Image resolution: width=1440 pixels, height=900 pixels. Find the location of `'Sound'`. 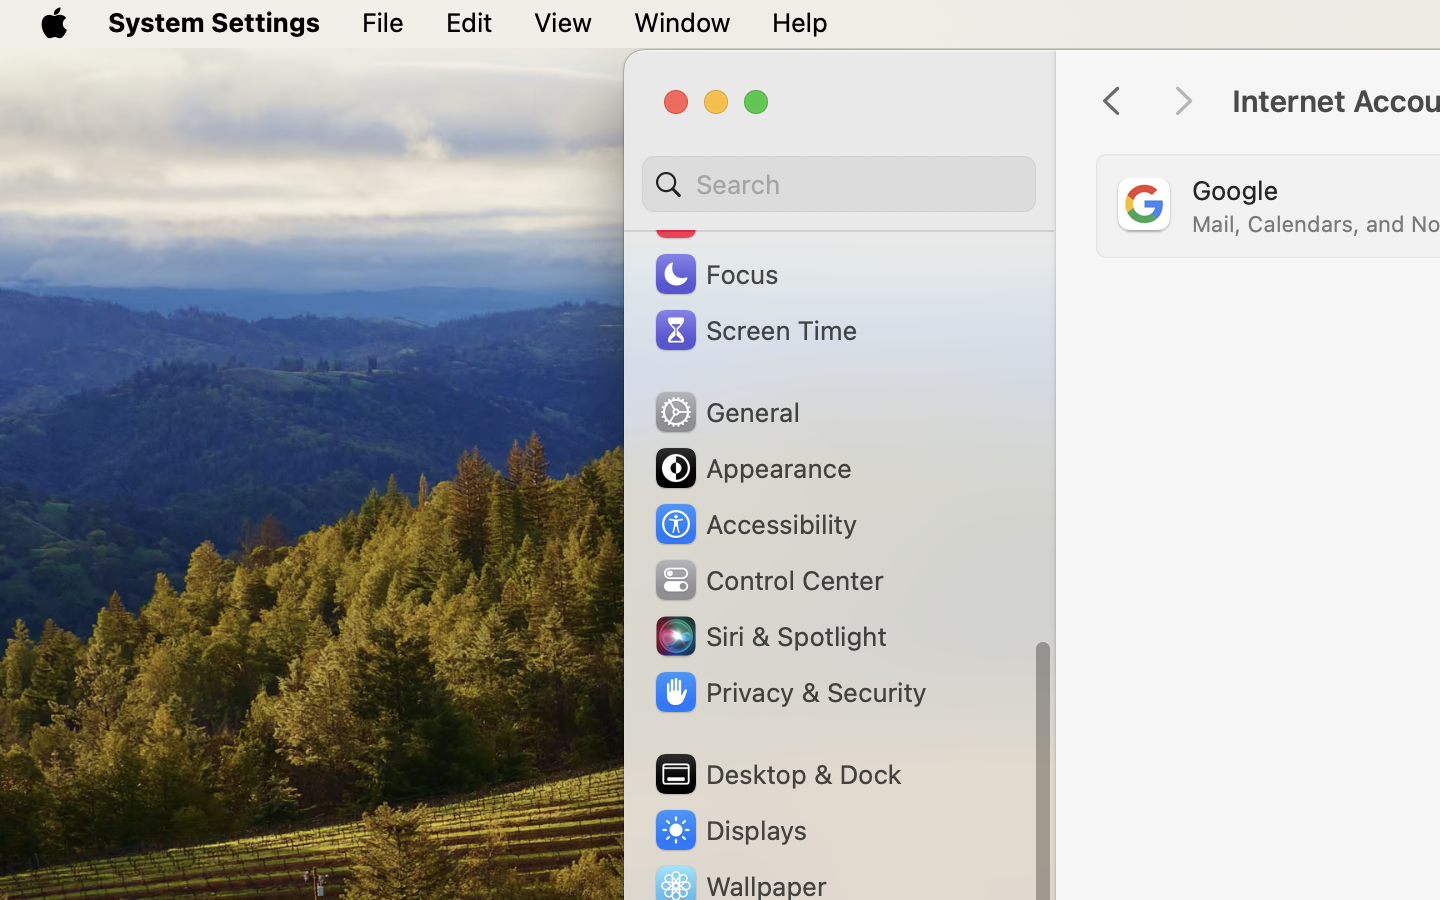

'Sound' is located at coordinates (717, 217).